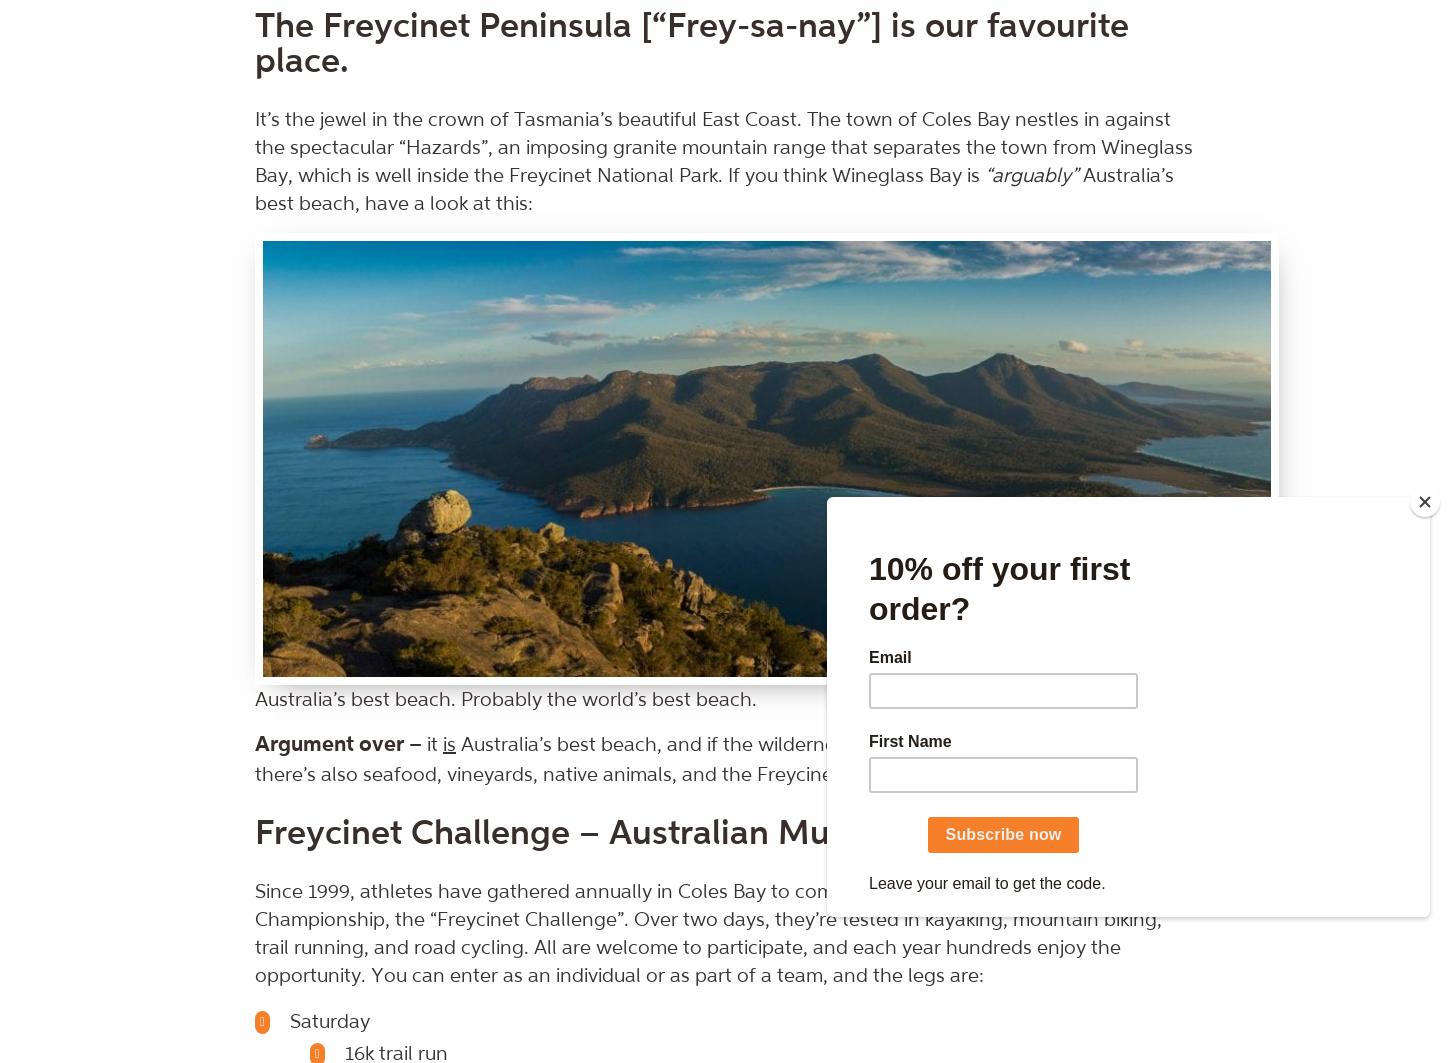 Image resolution: width=1450 pixels, height=1063 pixels. I want to click on 'It’s the jewel in the crown of Tasmania’s beautiful East Coast. The town of Coles Bay nestles in against the spectacular “Hazards”, an imposing granite mountain range that separates the town from Wineglass Bay, which is well inside the Freycinet National Park. If you think Wineglass Bay is', so click(722, 147).